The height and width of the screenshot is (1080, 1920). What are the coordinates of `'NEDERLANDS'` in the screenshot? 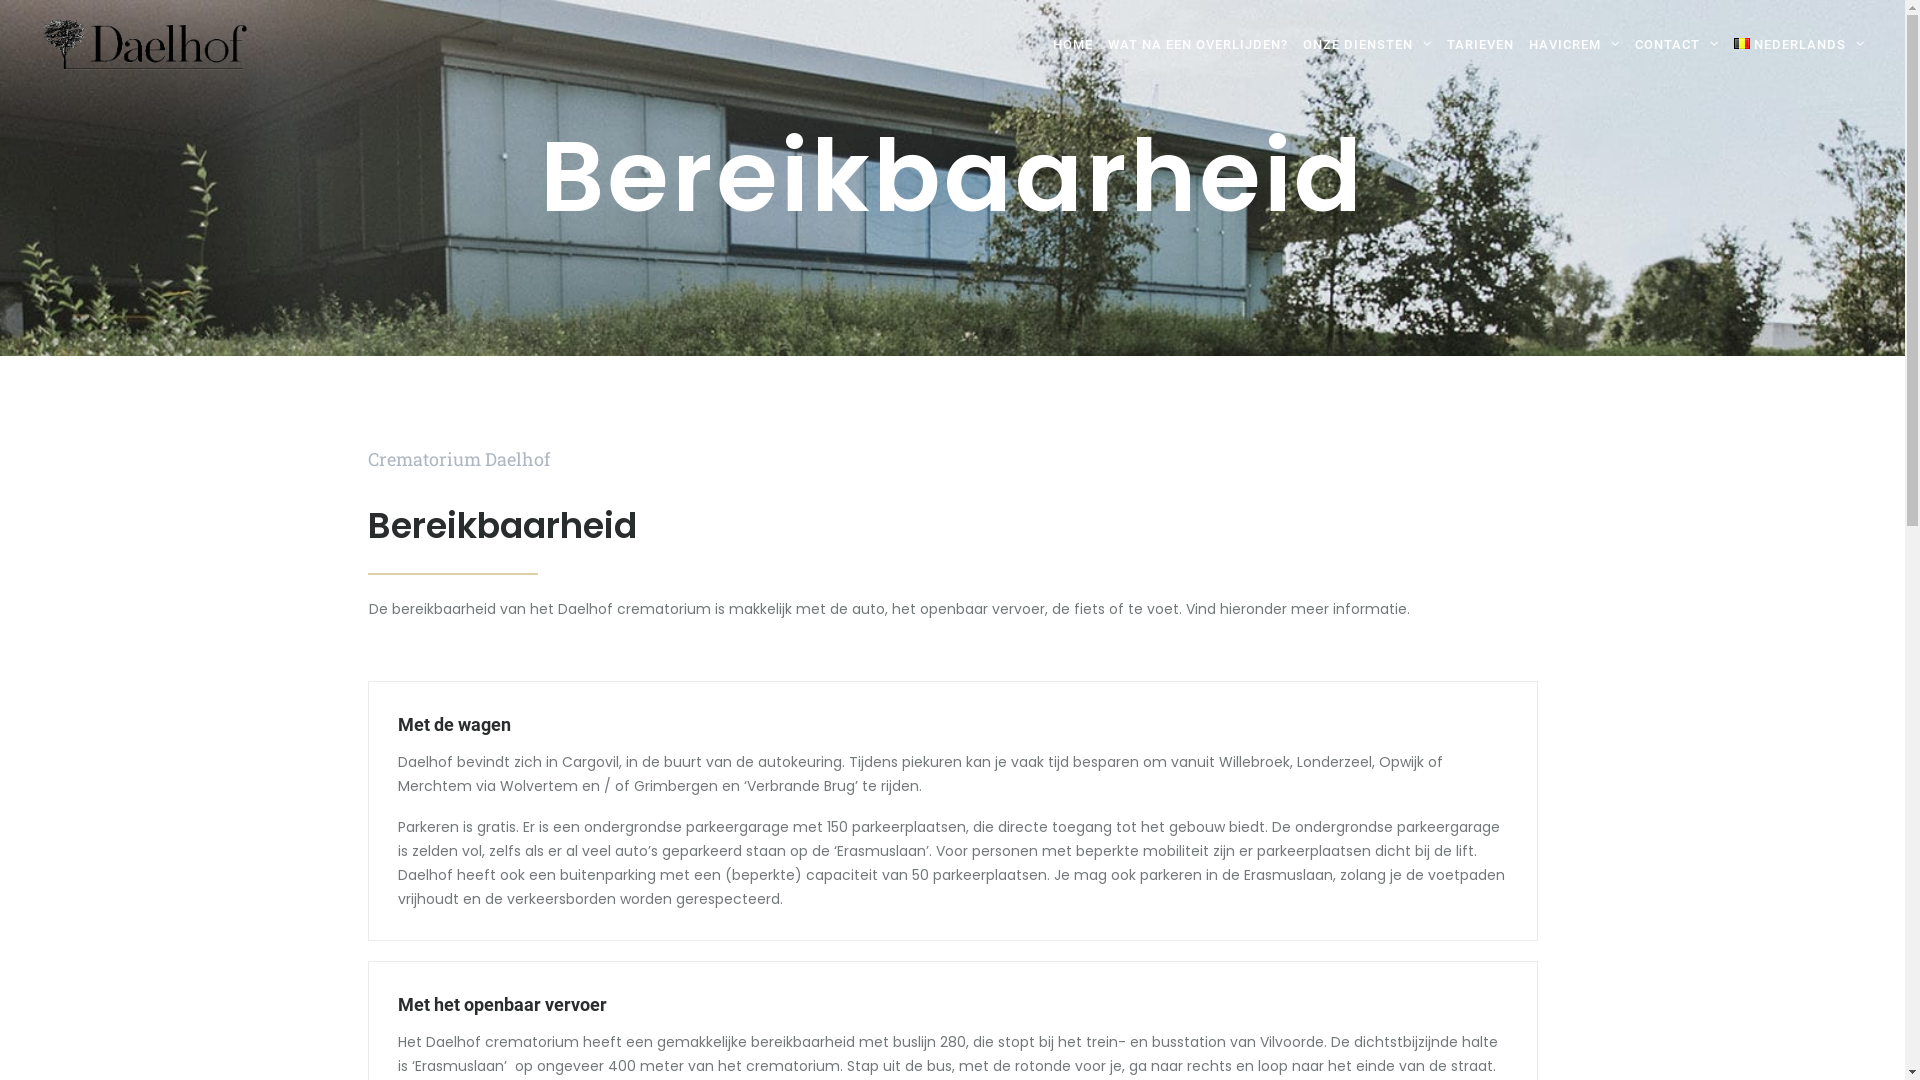 It's located at (1795, 45).